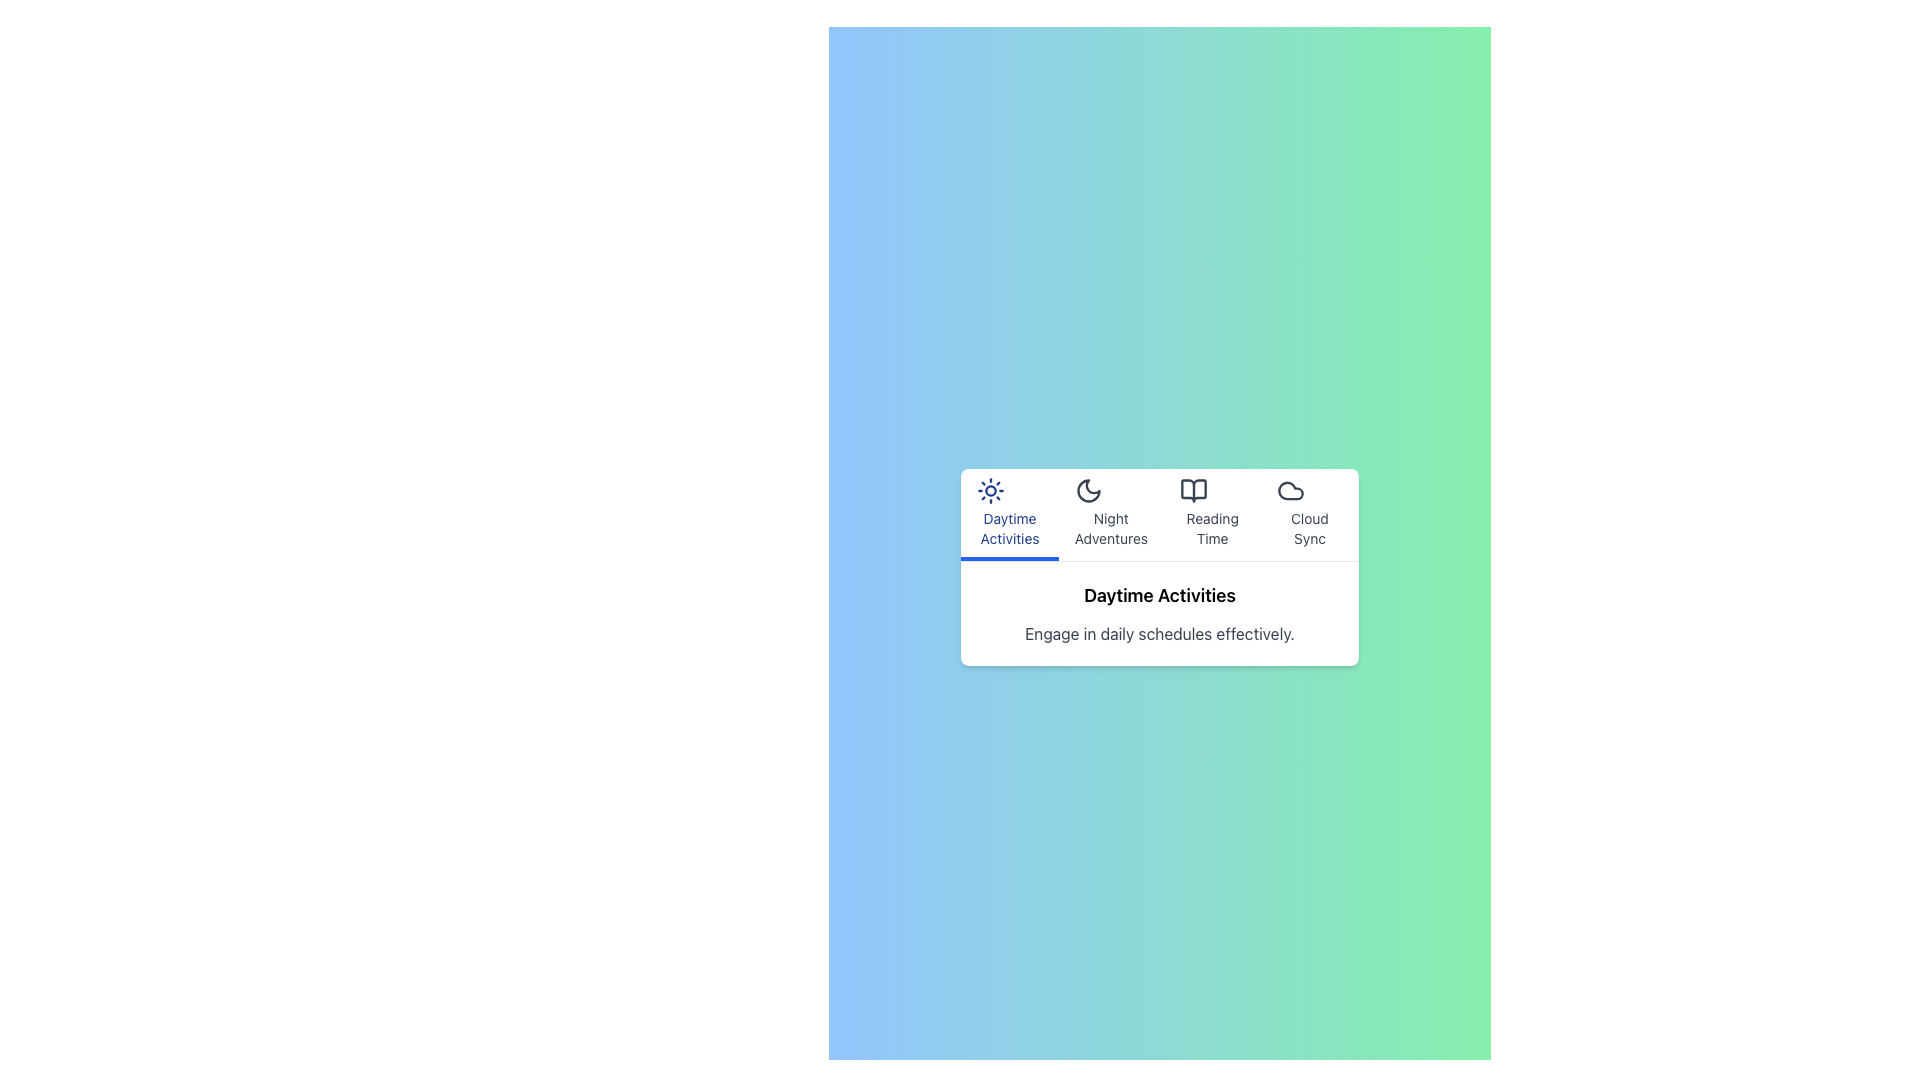 The height and width of the screenshot is (1080, 1920). I want to click on the 'Night Adventures' icon button, located as the second icon from the left in a row of icons at the top of a card-like interface, so click(1087, 490).